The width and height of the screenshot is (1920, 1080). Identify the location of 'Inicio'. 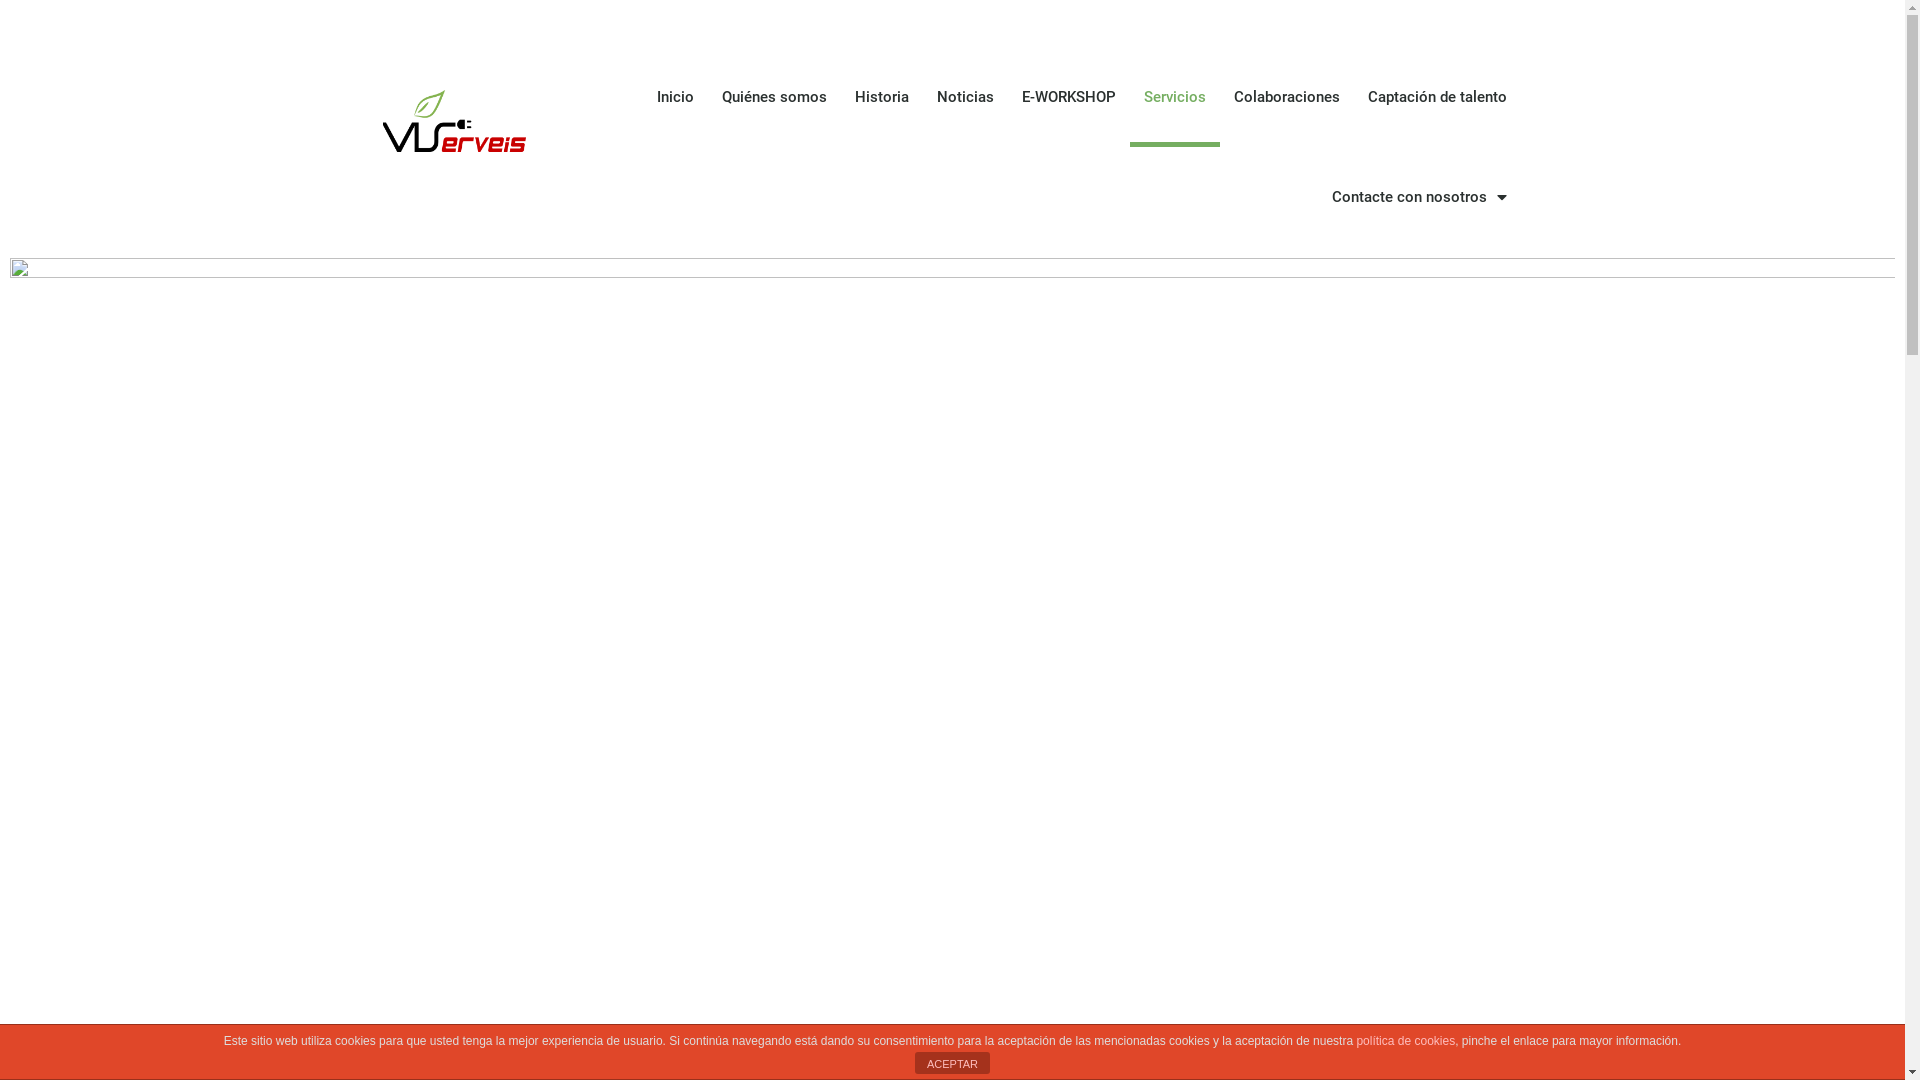
(643, 96).